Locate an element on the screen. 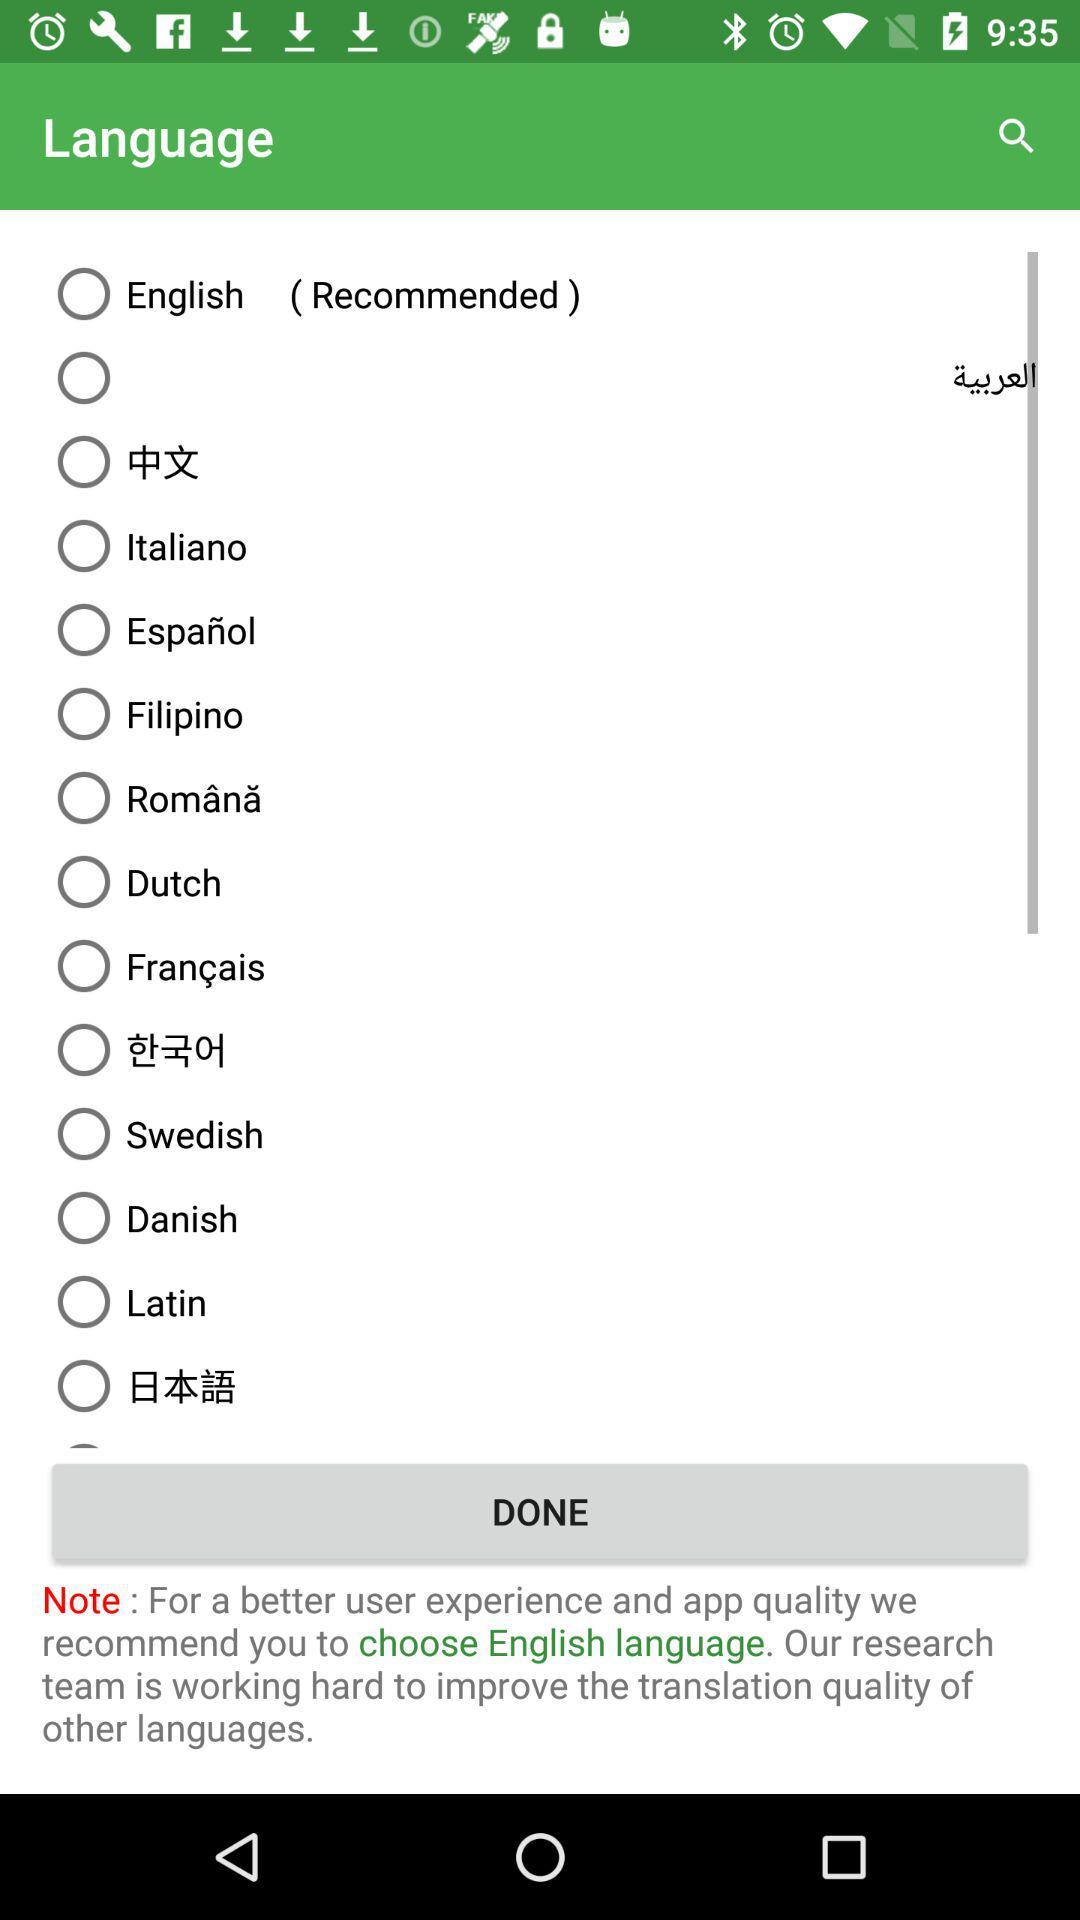 The height and width of the screenshot is (1920, 1080). the danish item is located at coordinates (540, 1217).